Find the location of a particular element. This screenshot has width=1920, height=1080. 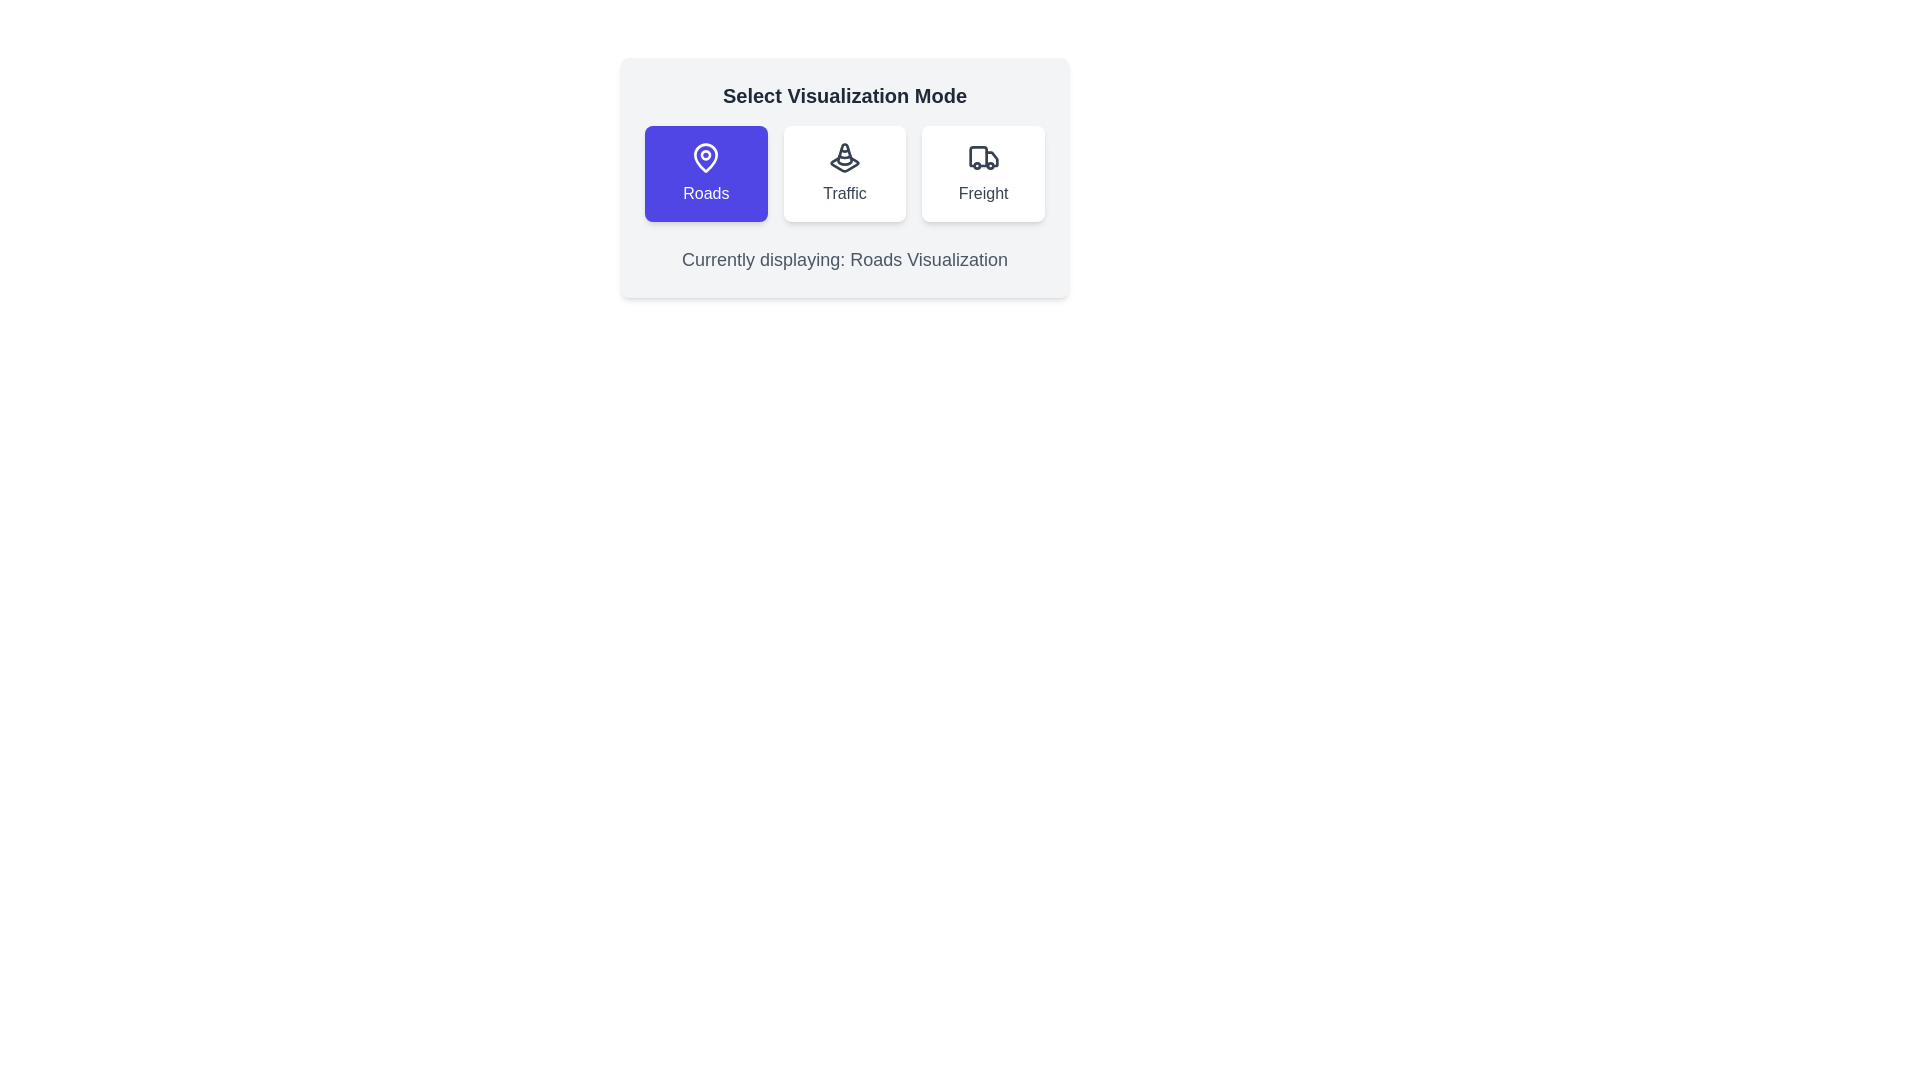

the button labeled Traffic to observe the hover effect is located at coordinates (844, 172).